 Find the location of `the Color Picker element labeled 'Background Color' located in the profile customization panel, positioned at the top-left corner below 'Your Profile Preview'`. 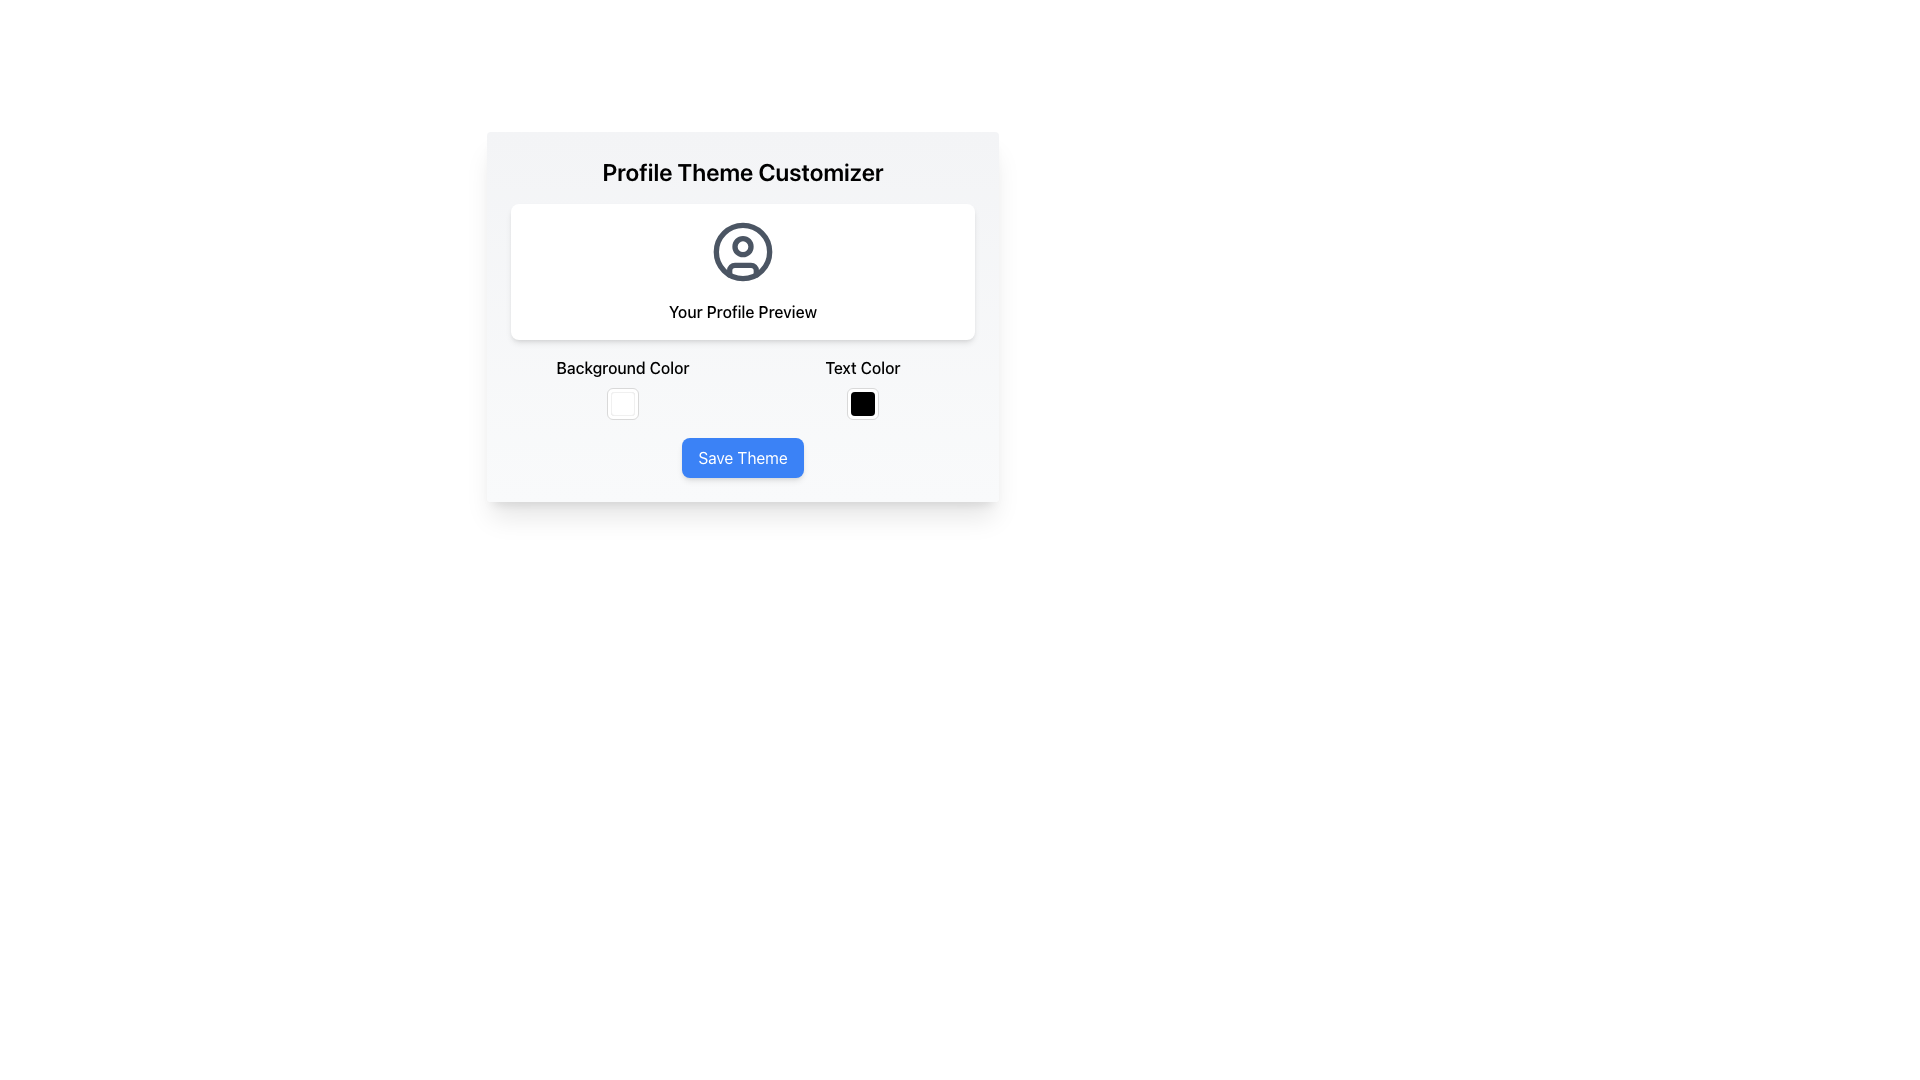

the Color Picker element labeled 'Background Color' located in the profile customization panel, positioned at the top-left corner below 'Your Profile Preview' is located at coordinates (622, 389).